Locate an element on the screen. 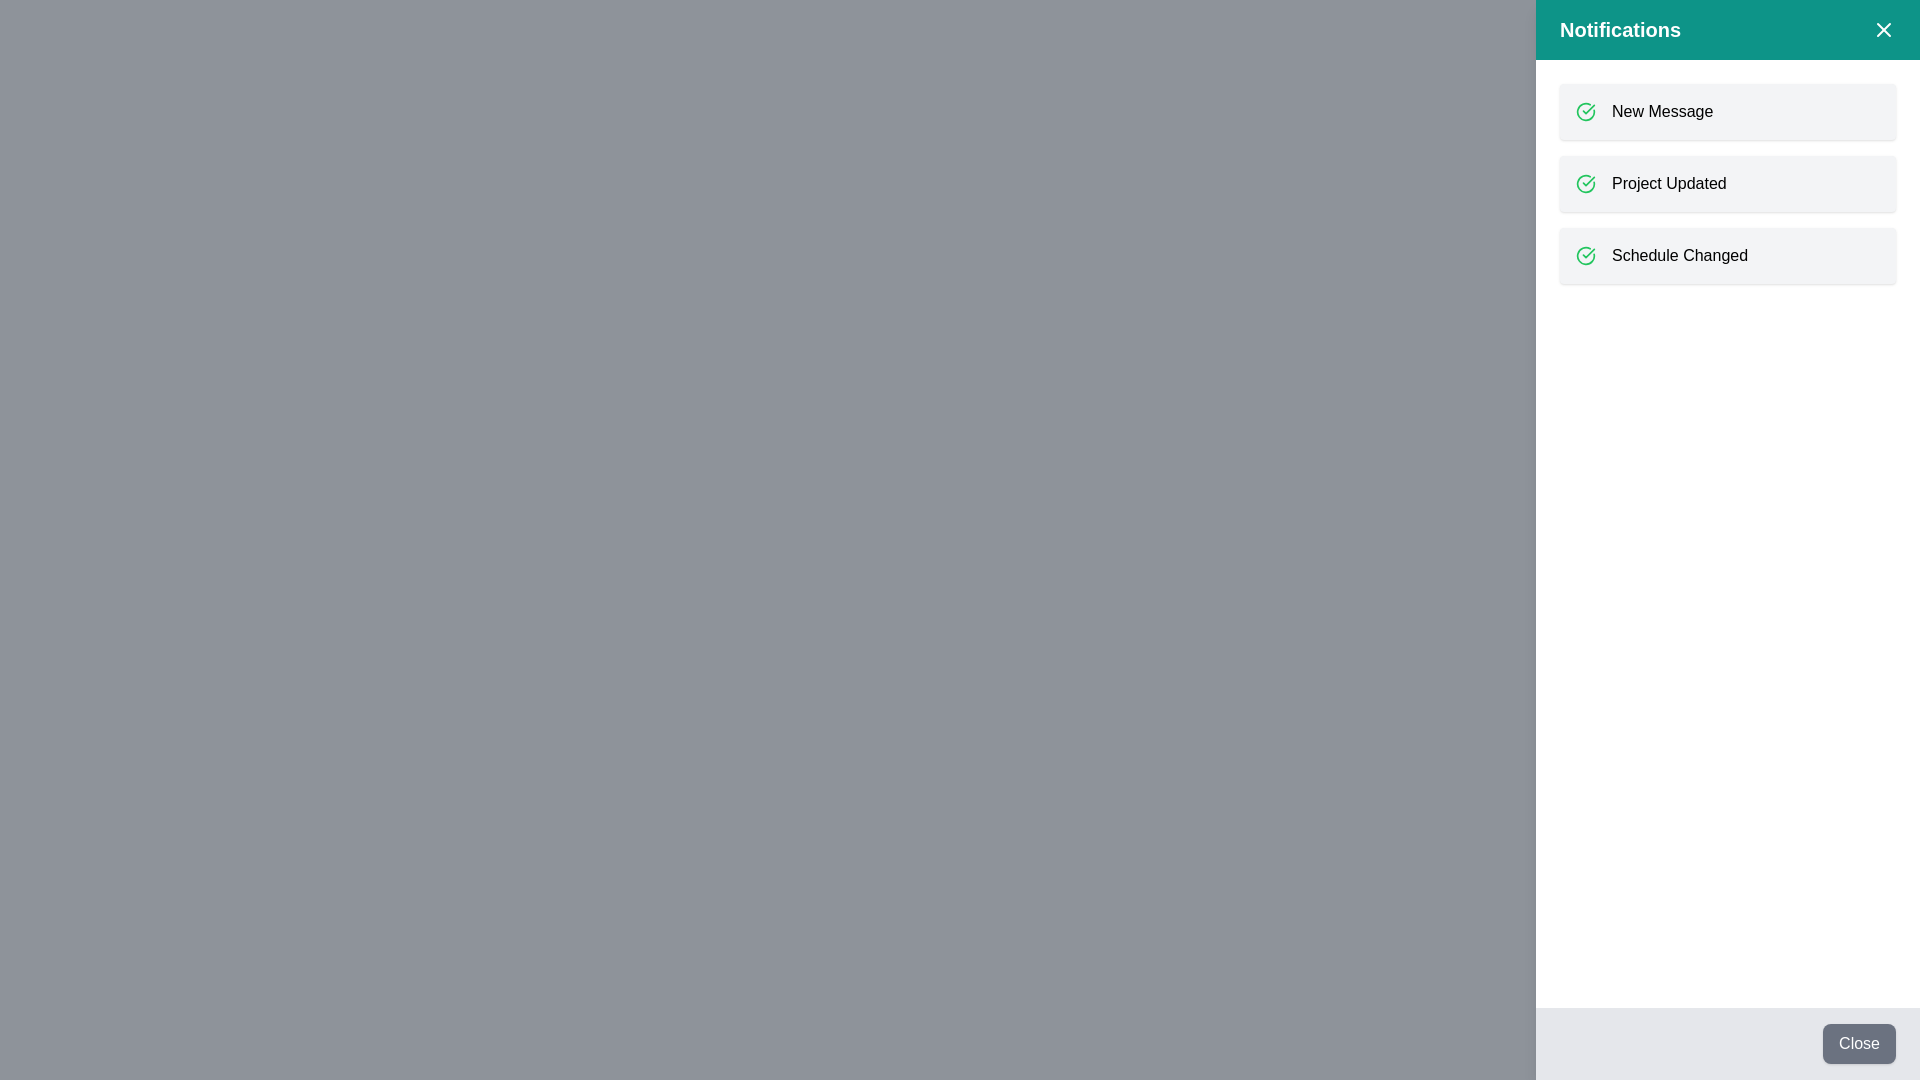  the first notification item in the right-aligned sidebar is located at coordinates (1727, 111).